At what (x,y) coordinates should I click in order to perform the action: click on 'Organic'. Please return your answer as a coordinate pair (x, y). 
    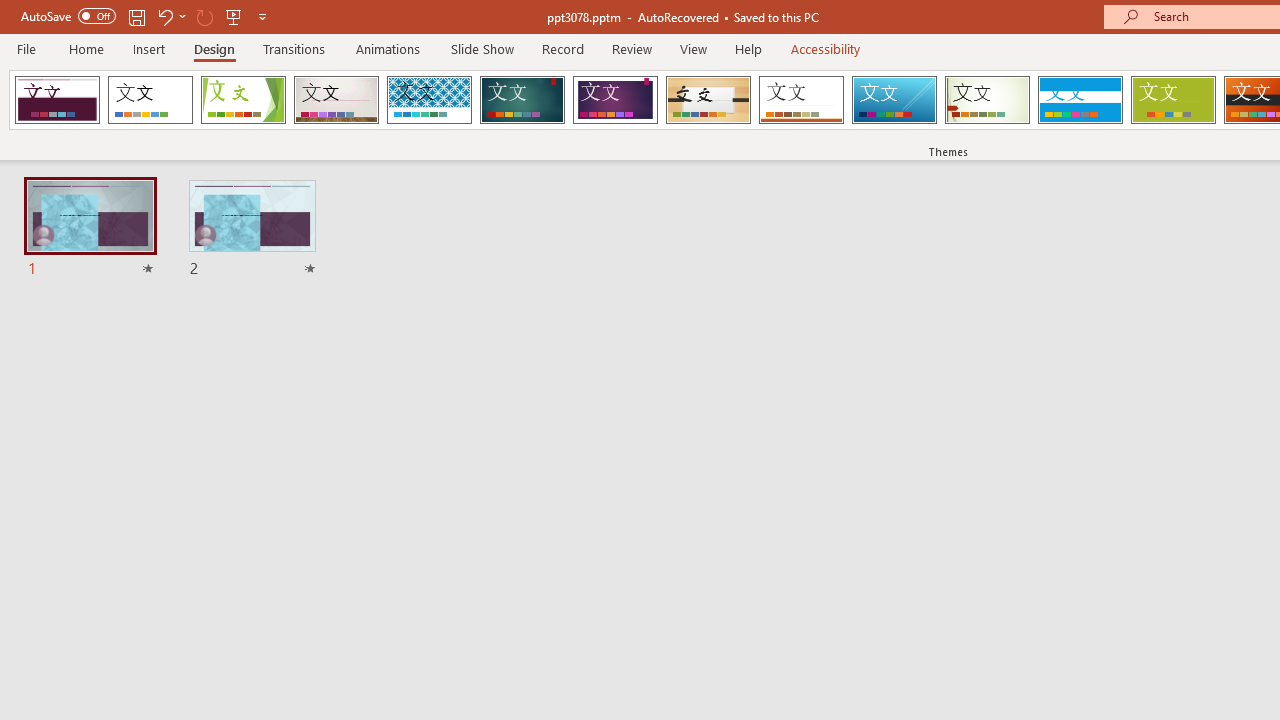
    Looking at the image, I should click on (708, 100).